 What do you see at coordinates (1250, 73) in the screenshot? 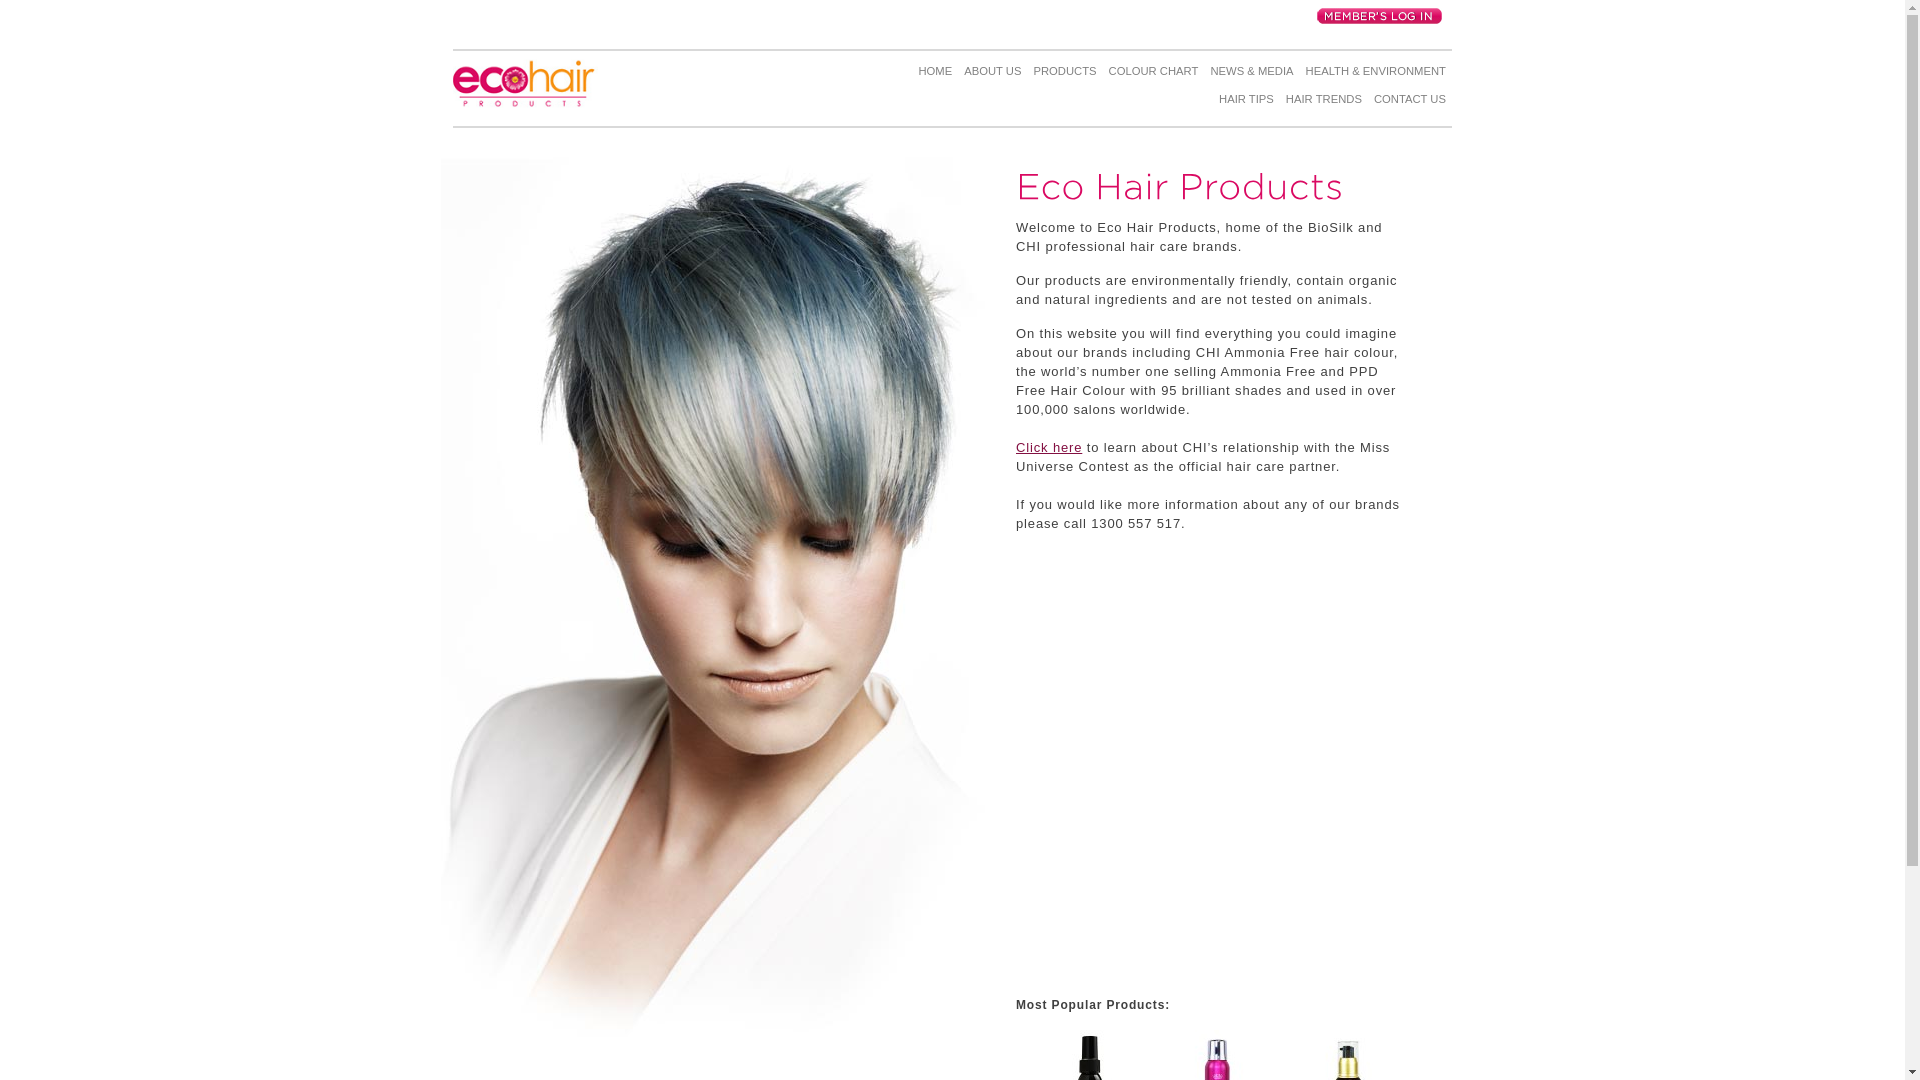
I see `'NEWS & MEDIA'` at bounding box center [1250, 73].